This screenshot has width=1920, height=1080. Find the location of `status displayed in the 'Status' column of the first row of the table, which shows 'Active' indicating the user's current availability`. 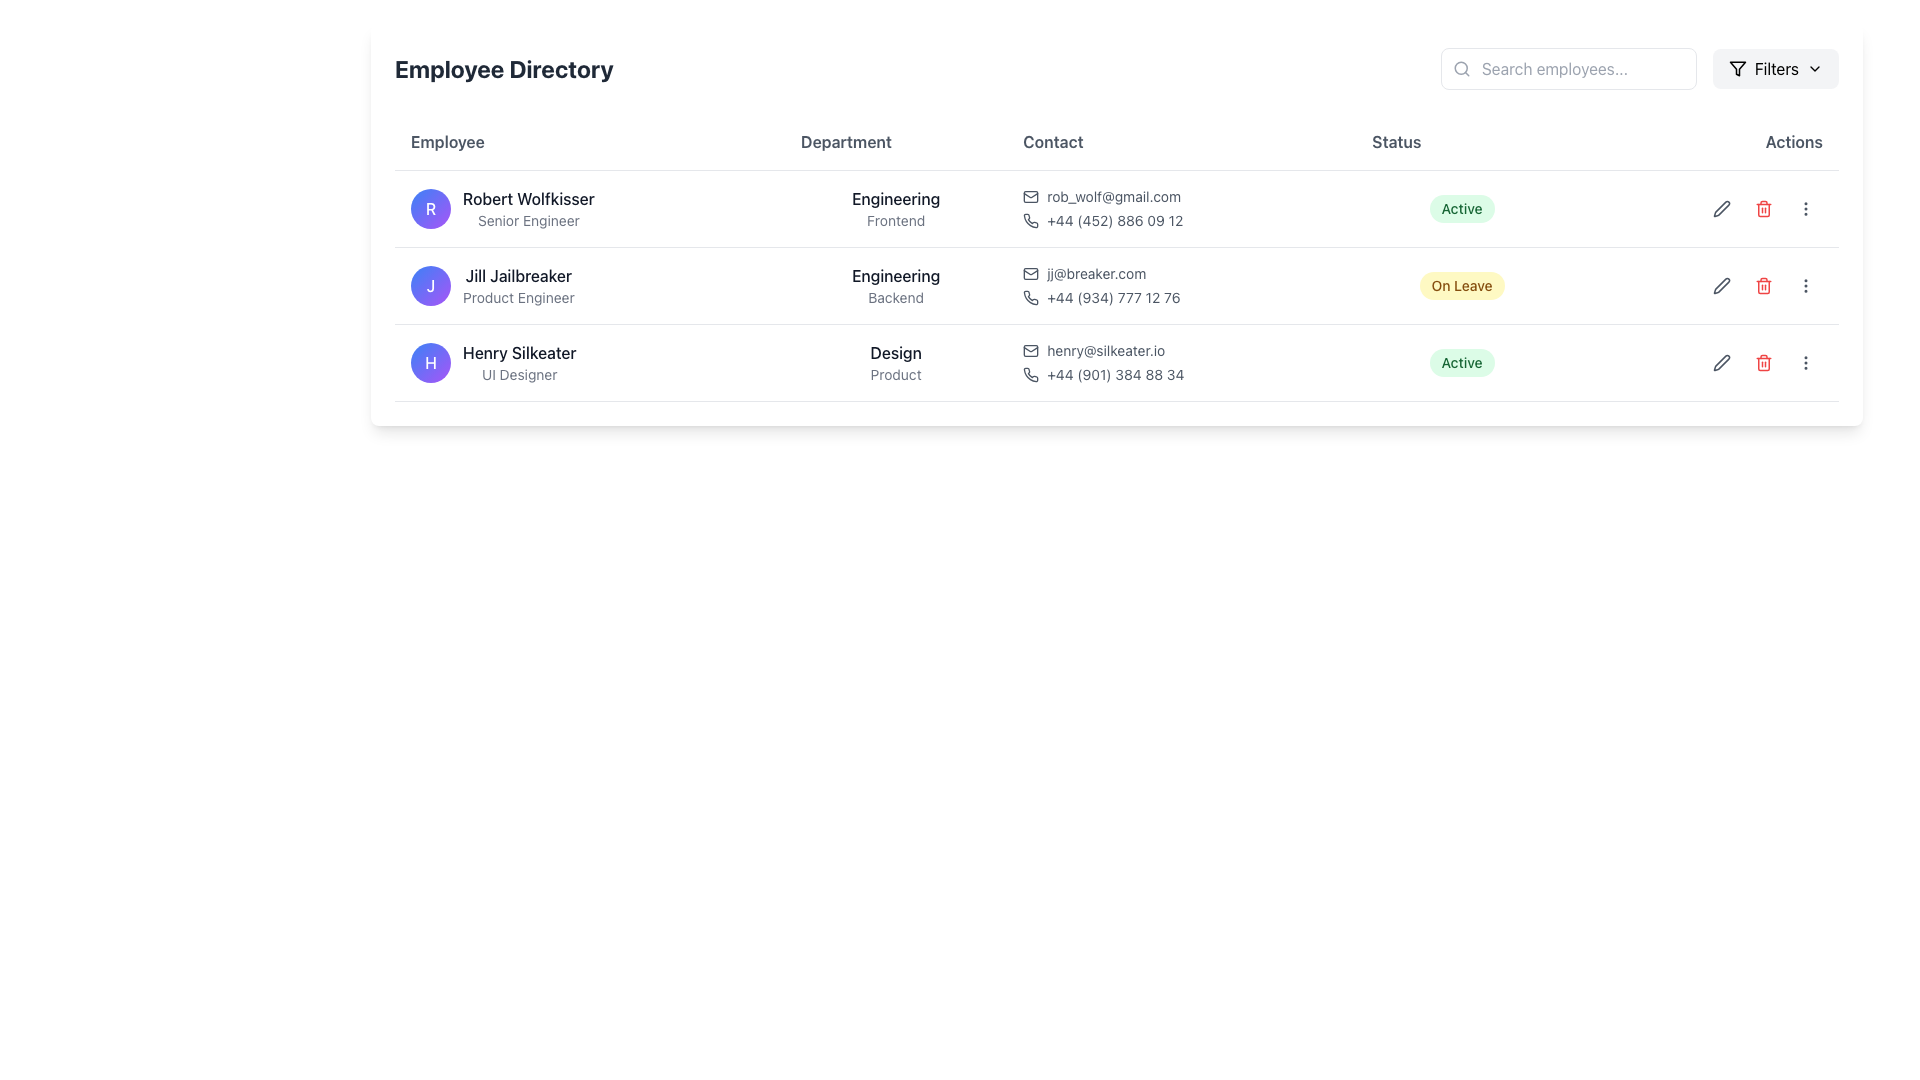

status displayed in the 'Status' column of the first row of the table, which shows 'Active' indicating the user's current availability is located at coordinates (1462, 208).